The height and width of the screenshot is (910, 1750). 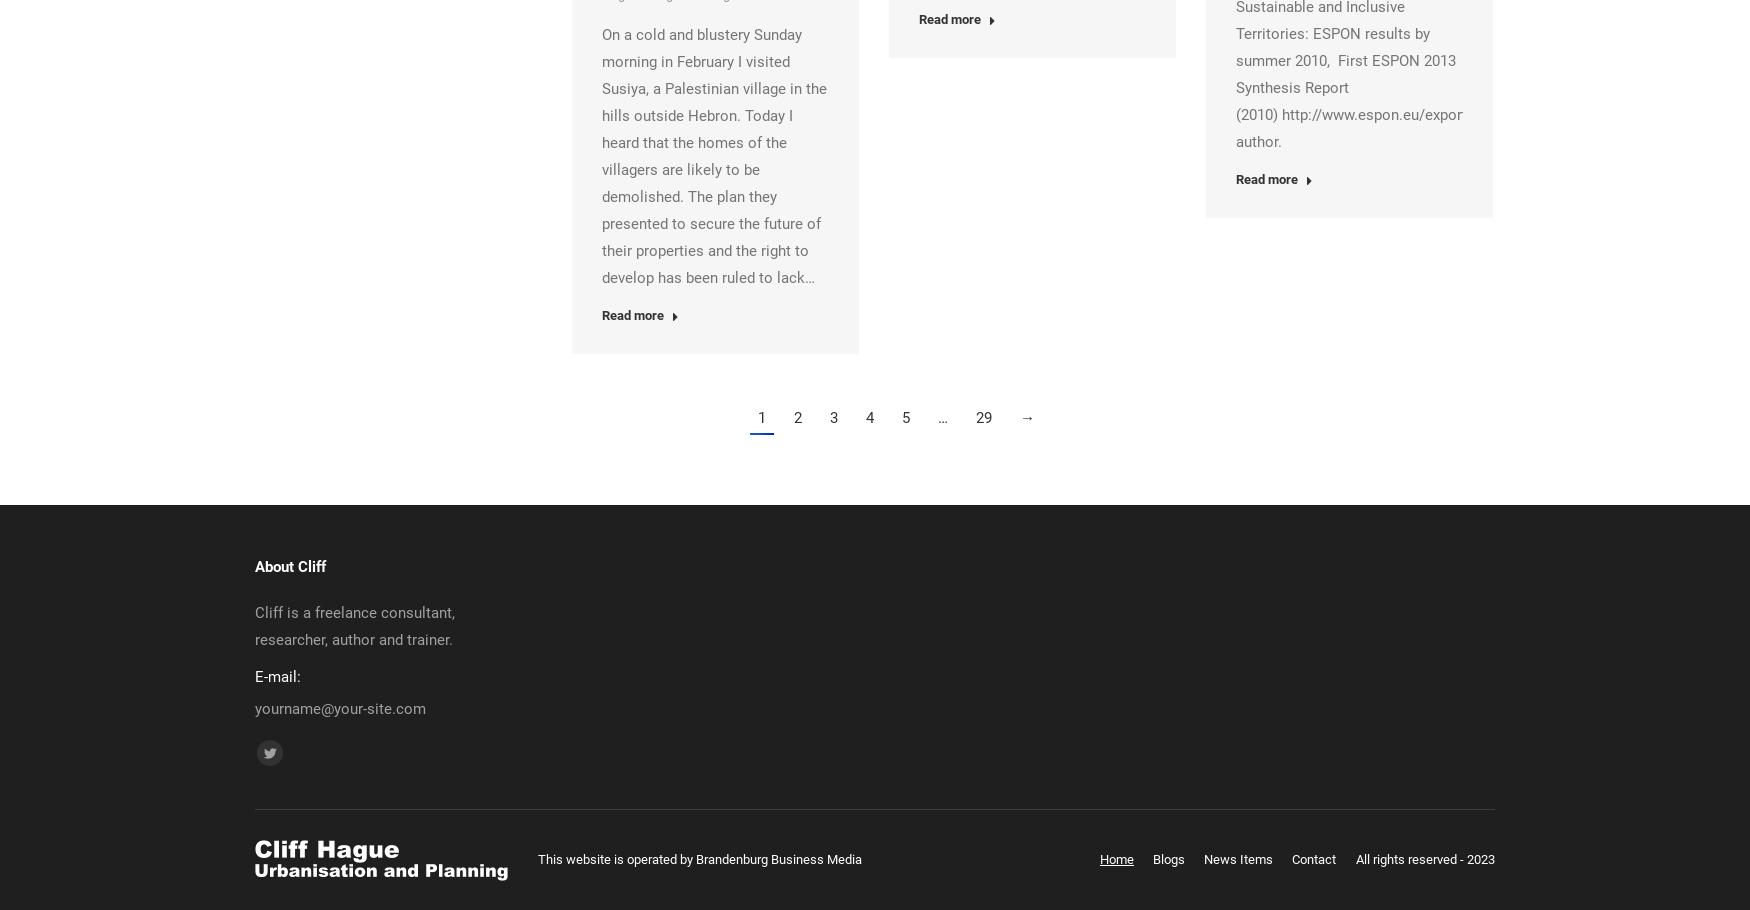 I want to click on '2', so click(x=797, y=415).